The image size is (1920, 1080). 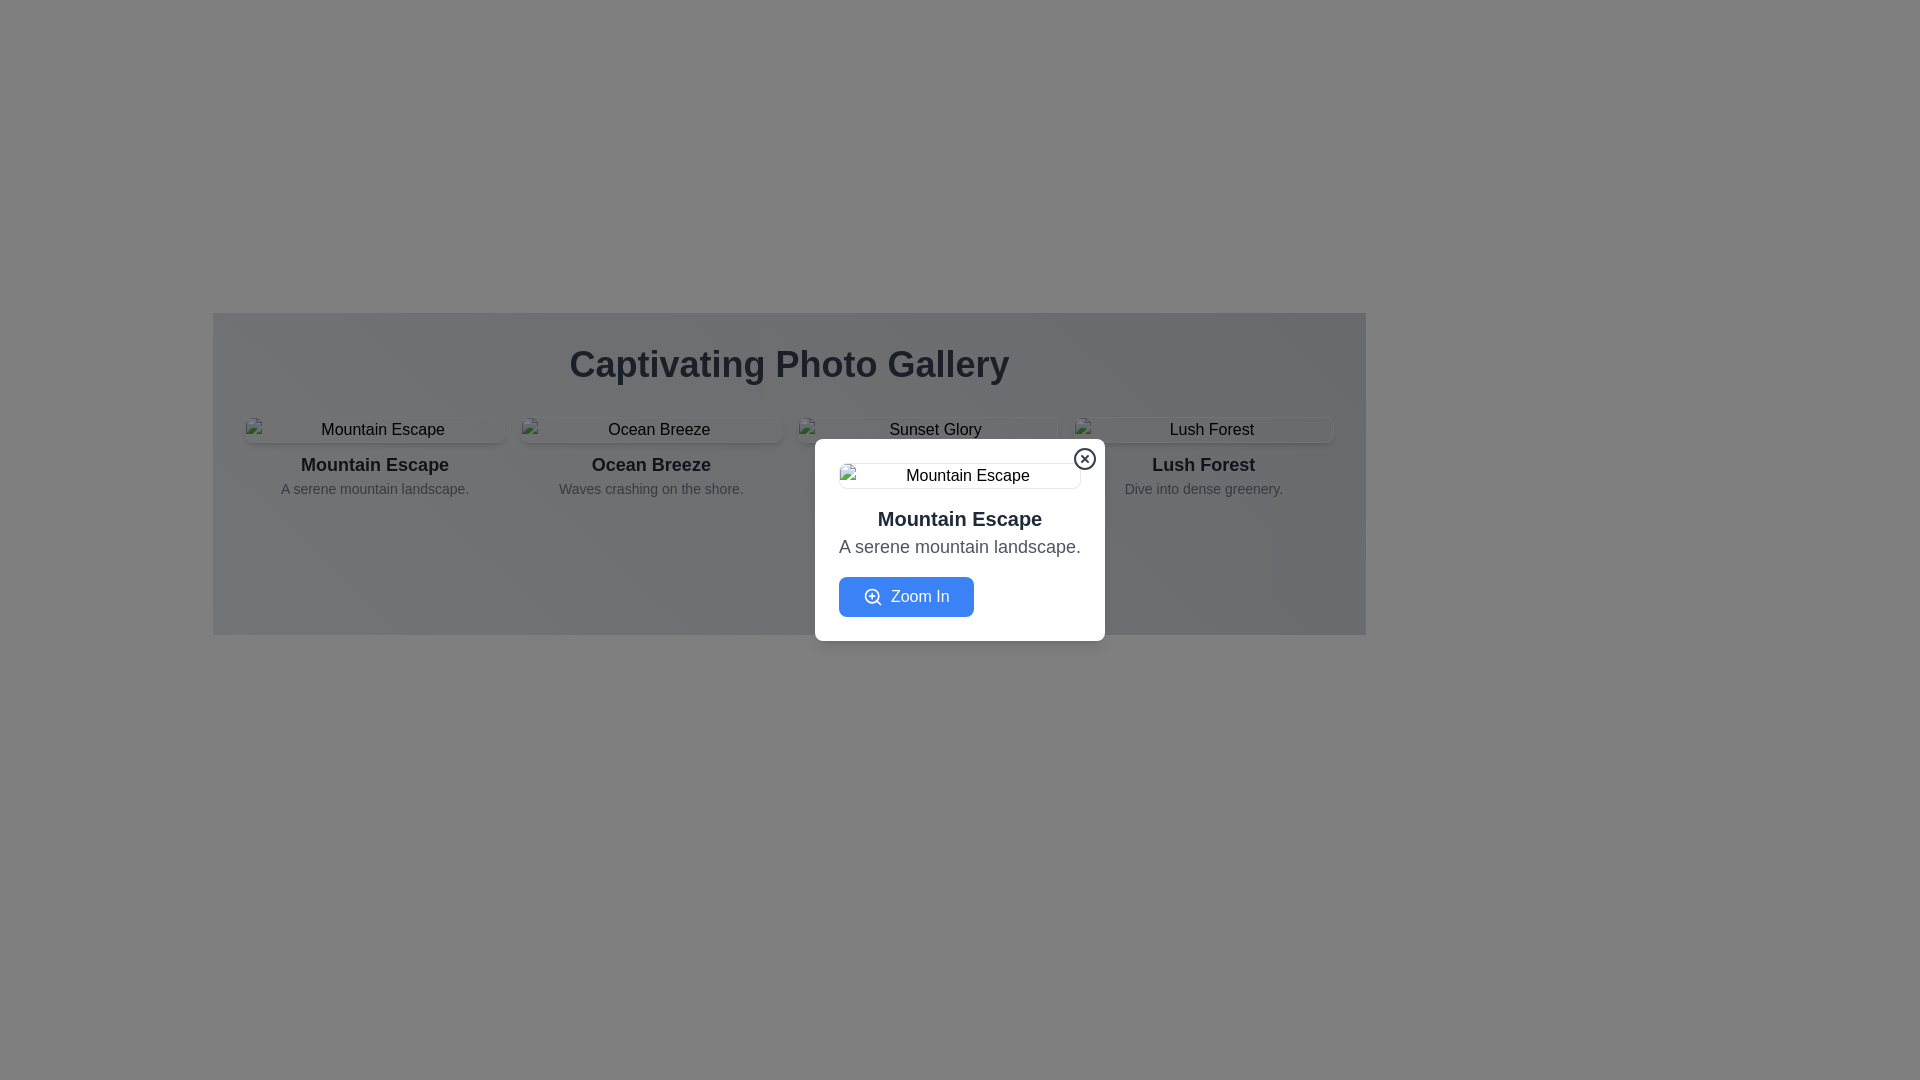 What do you see at coordinates (374, 428) in the screenshot?
I see `the scenic mountain view image thumbnail, which is a rounded rectangular shape with a light gray border` at bounding box center [374, 428].